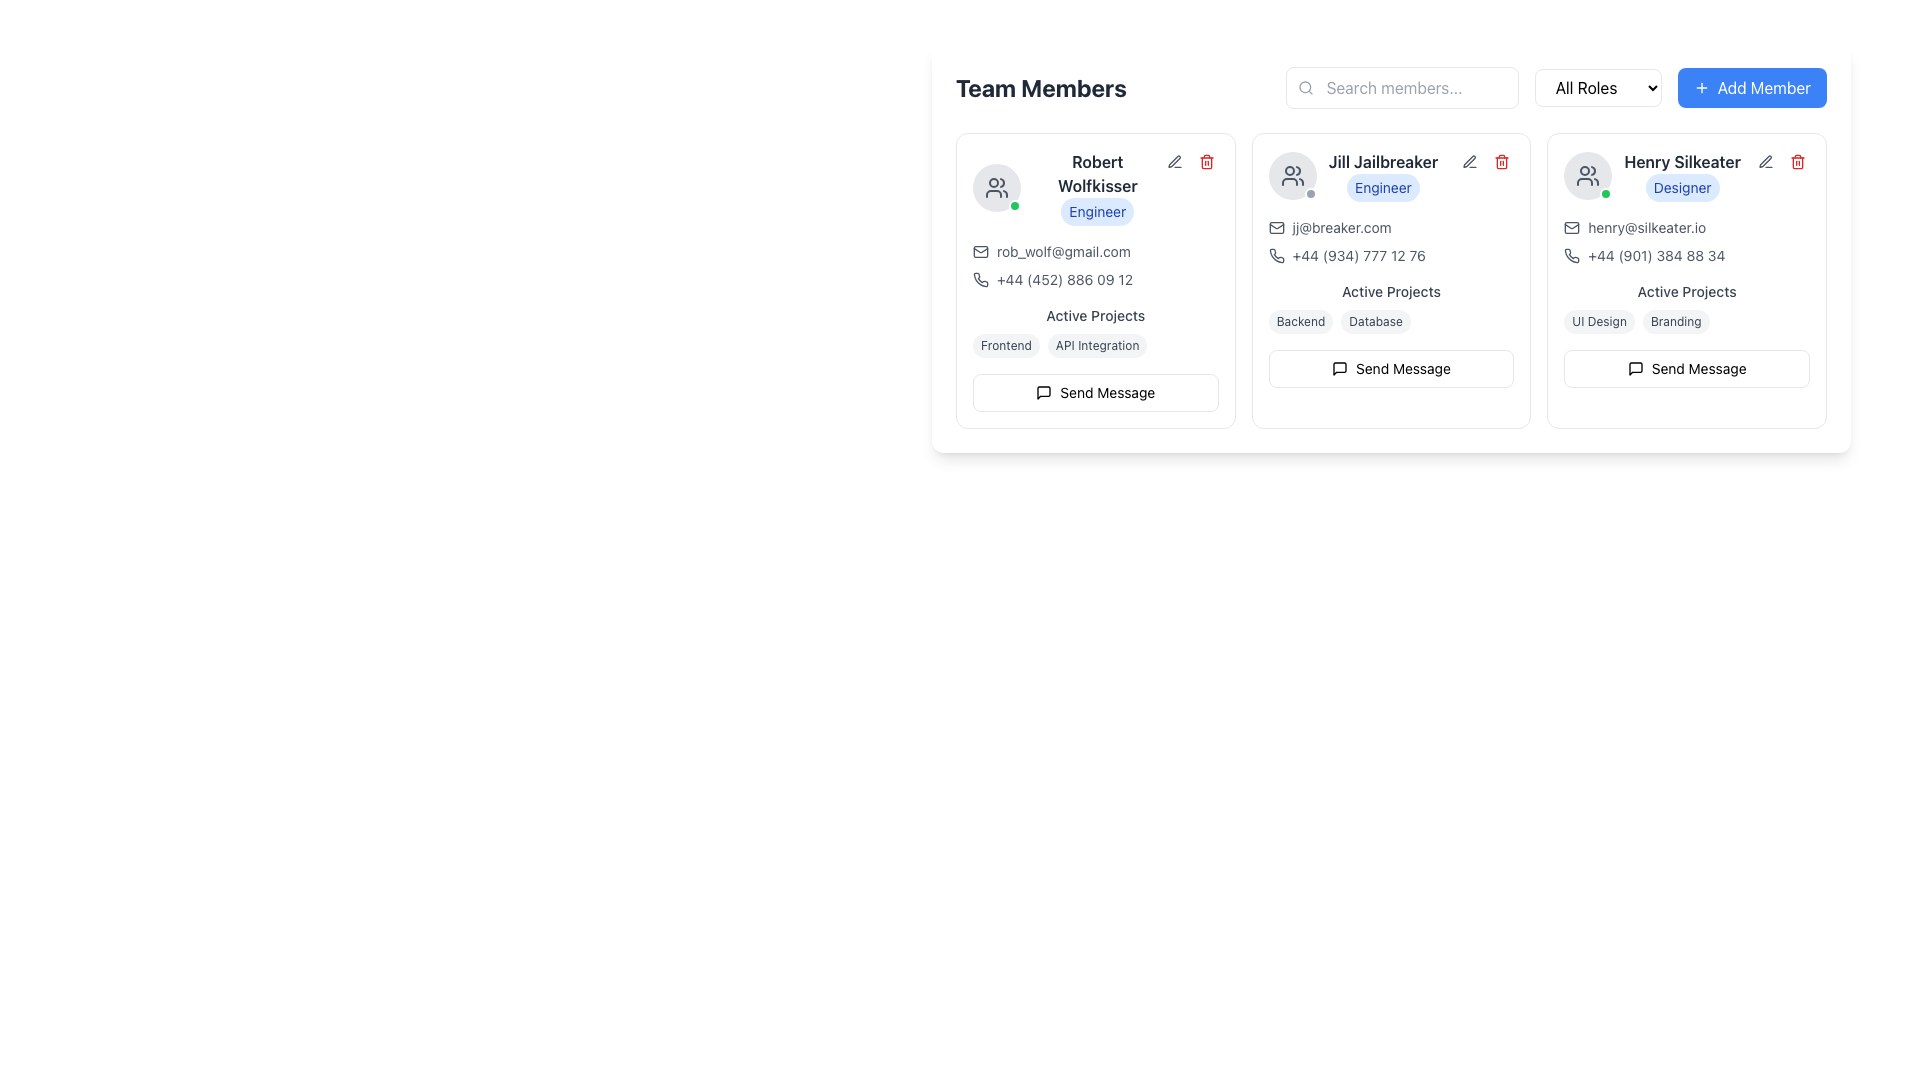 This screenshot has height=1080, width=1920. Describe the element at coordinates (1340, 369) in the screenshot. I see `the messaging icon located in the second user profile card under 'Jill Jailbreaker', positioned near the action buttons for visual context` at that location.